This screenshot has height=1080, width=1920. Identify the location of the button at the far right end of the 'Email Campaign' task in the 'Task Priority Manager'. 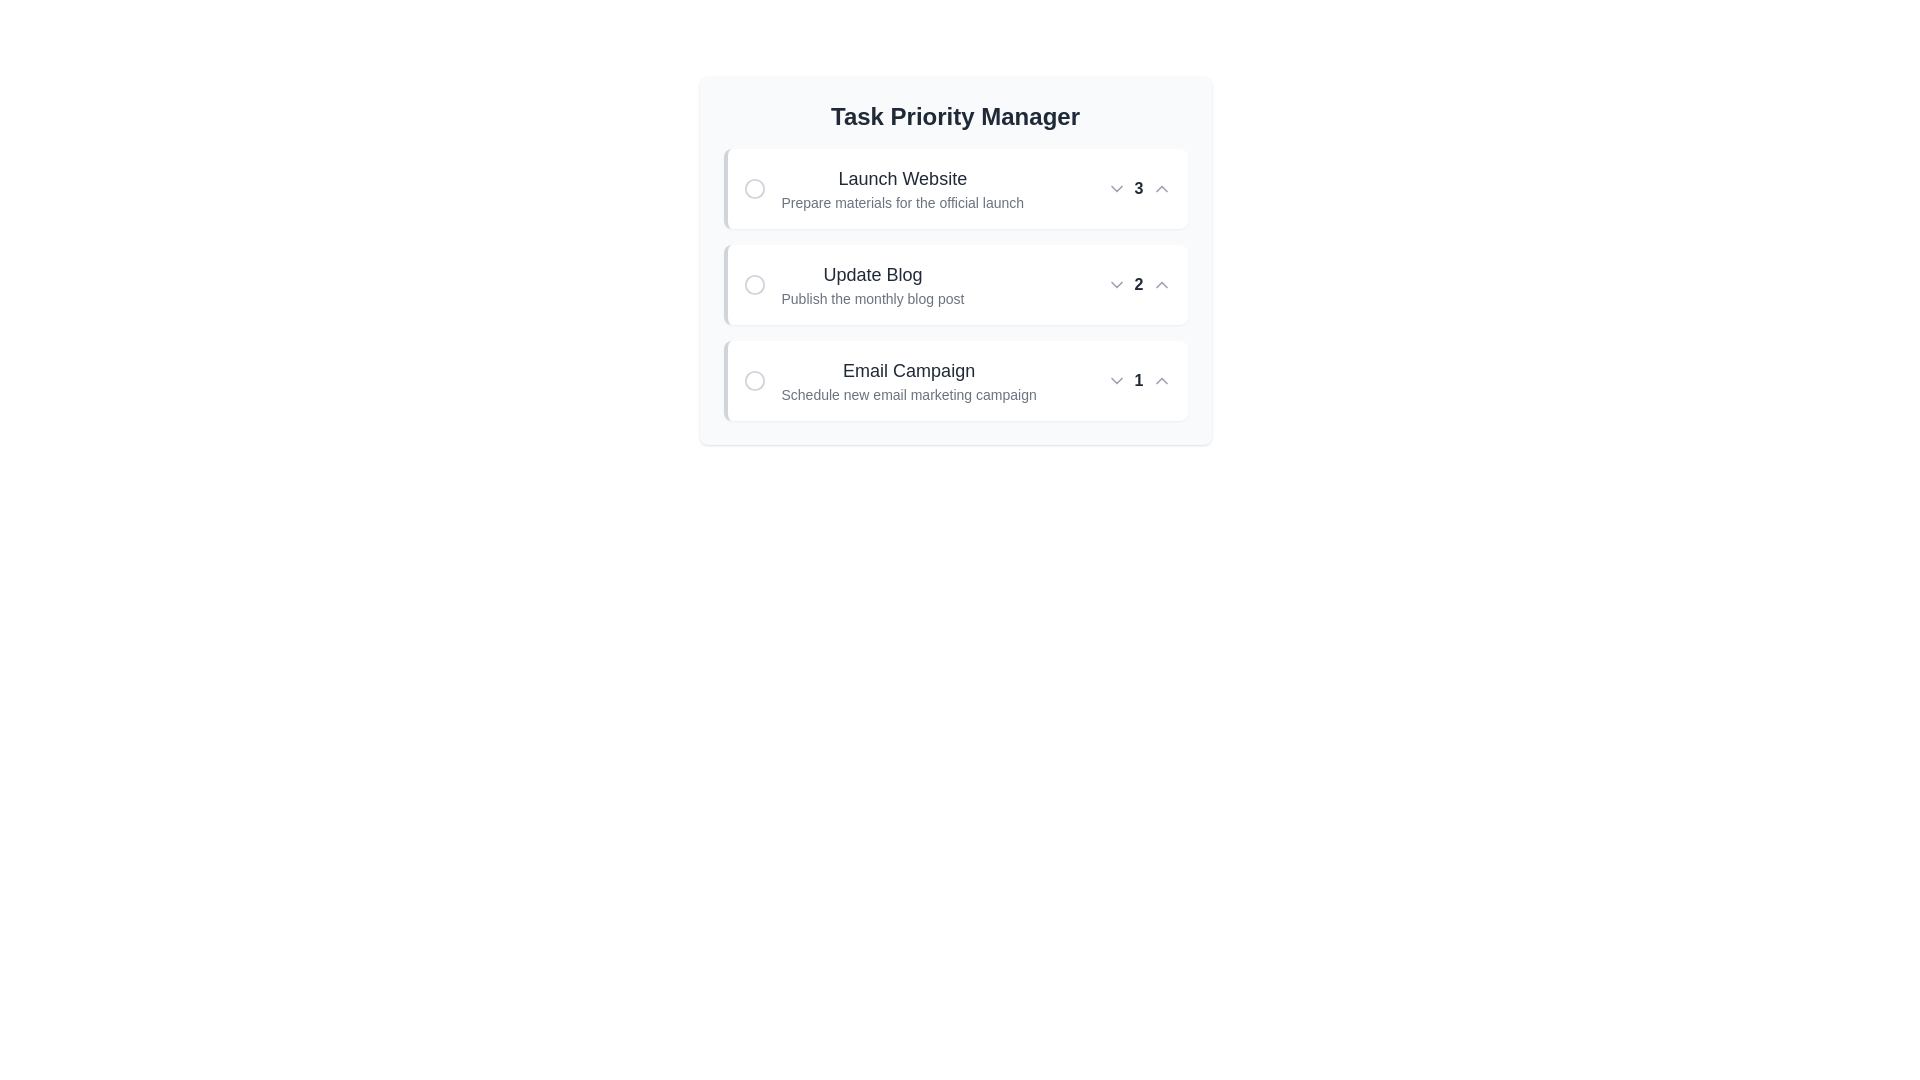
(1161, 381).